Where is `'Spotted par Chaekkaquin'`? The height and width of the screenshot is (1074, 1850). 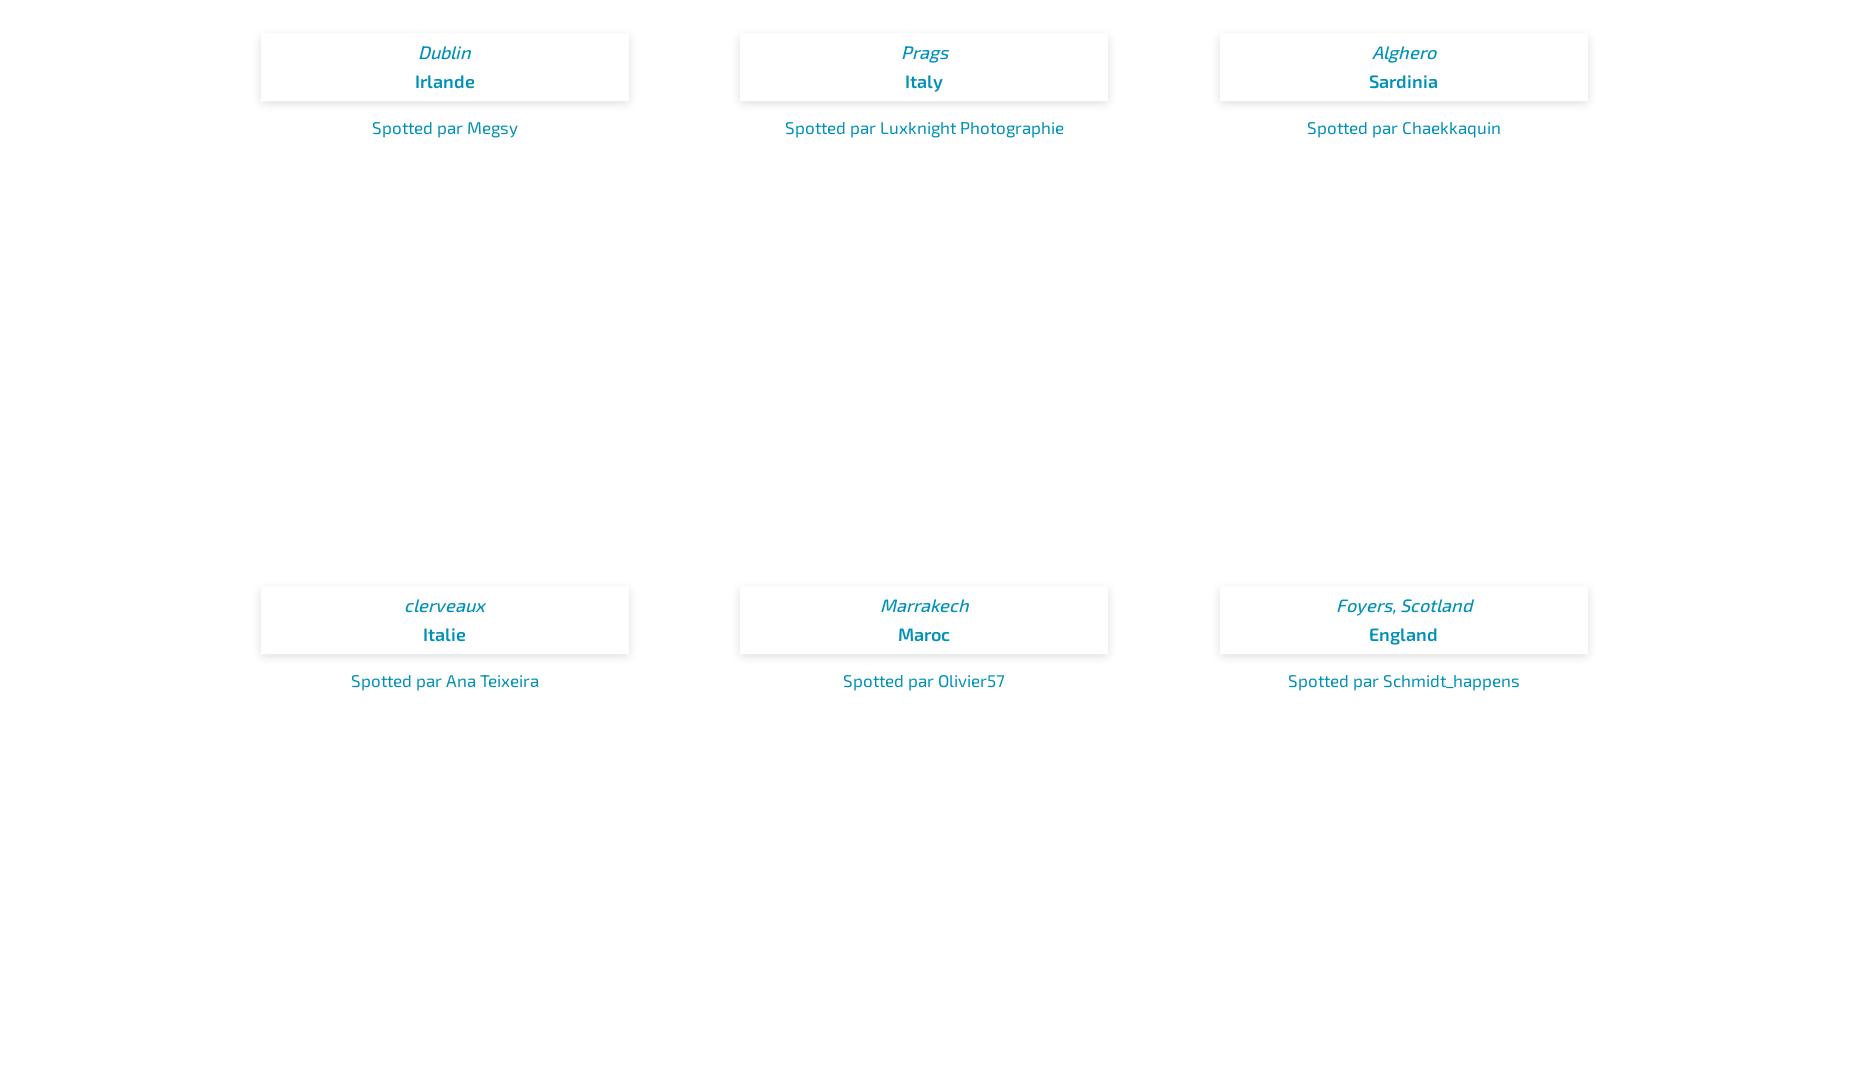
'Spotted par Chaekkaquin' is located at coordinates (1403, 124).